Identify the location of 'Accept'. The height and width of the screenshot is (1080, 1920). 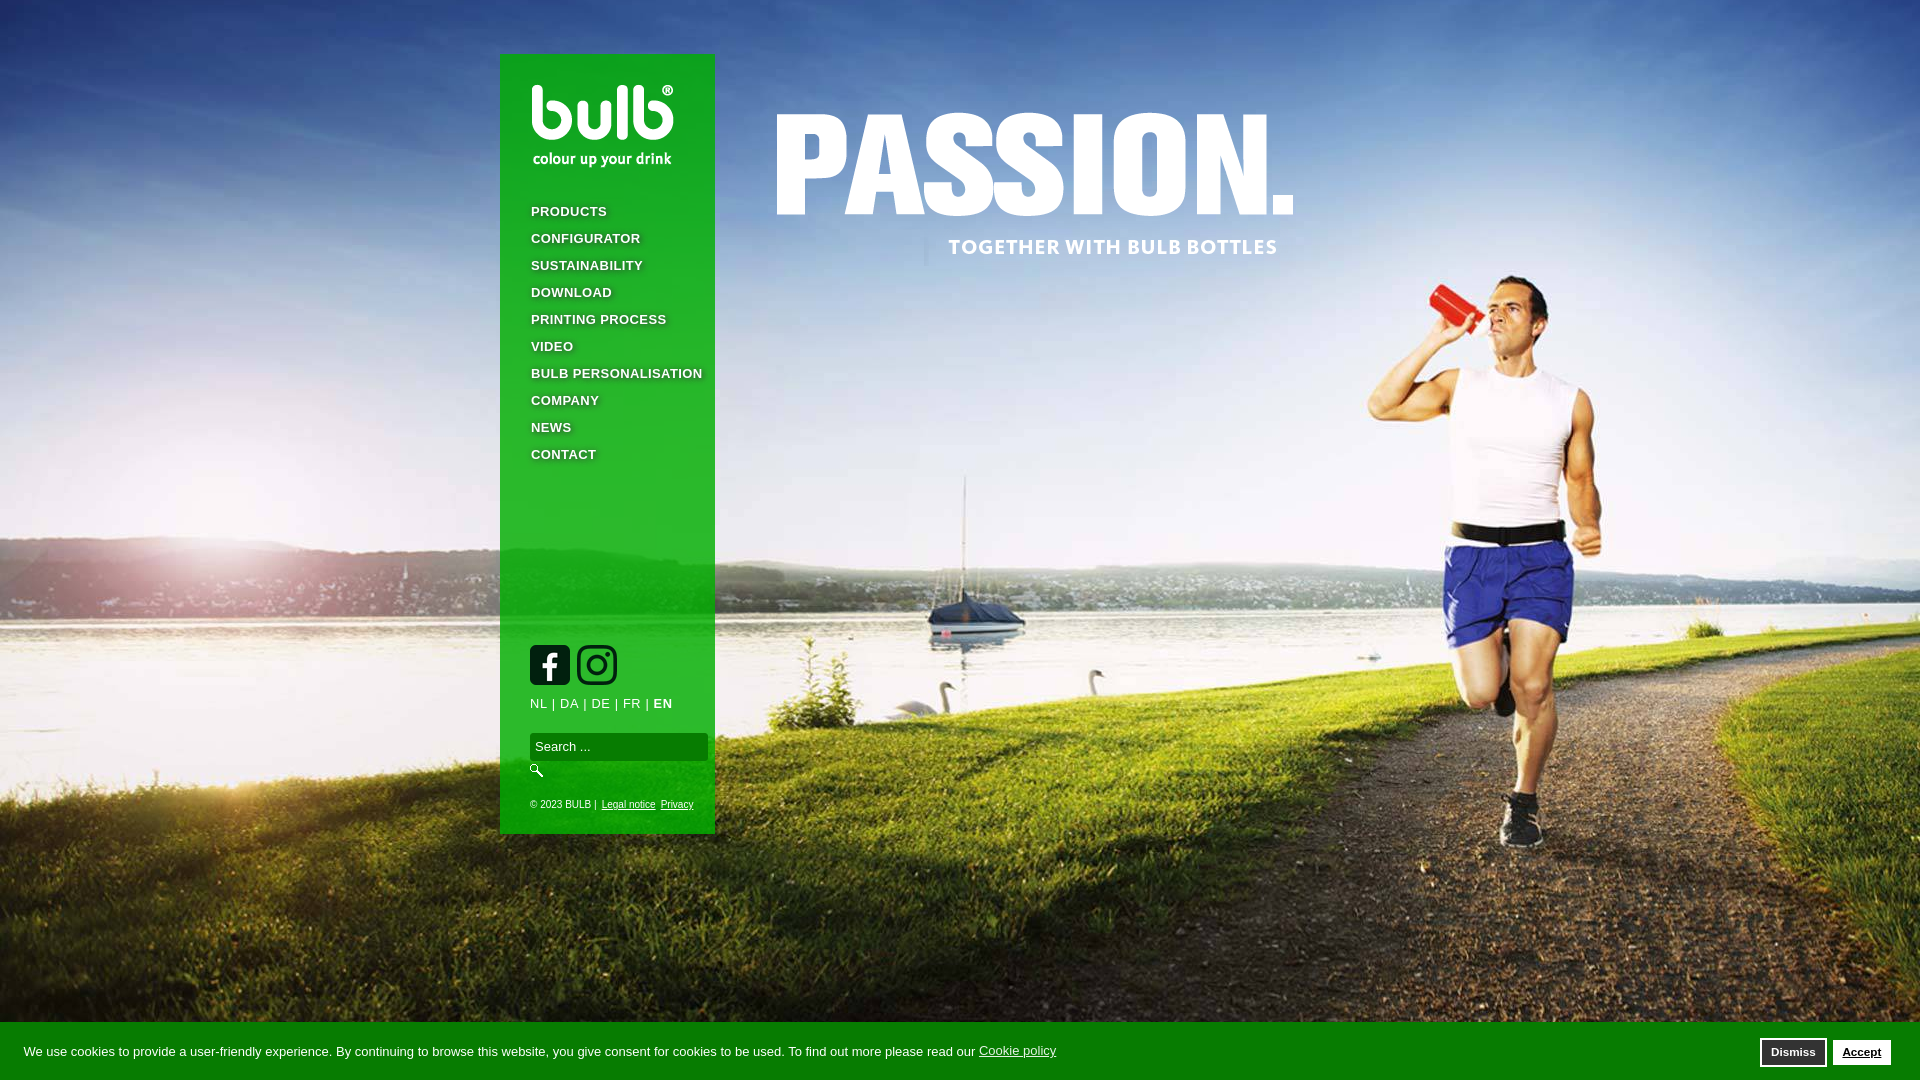
(1833, 1051).